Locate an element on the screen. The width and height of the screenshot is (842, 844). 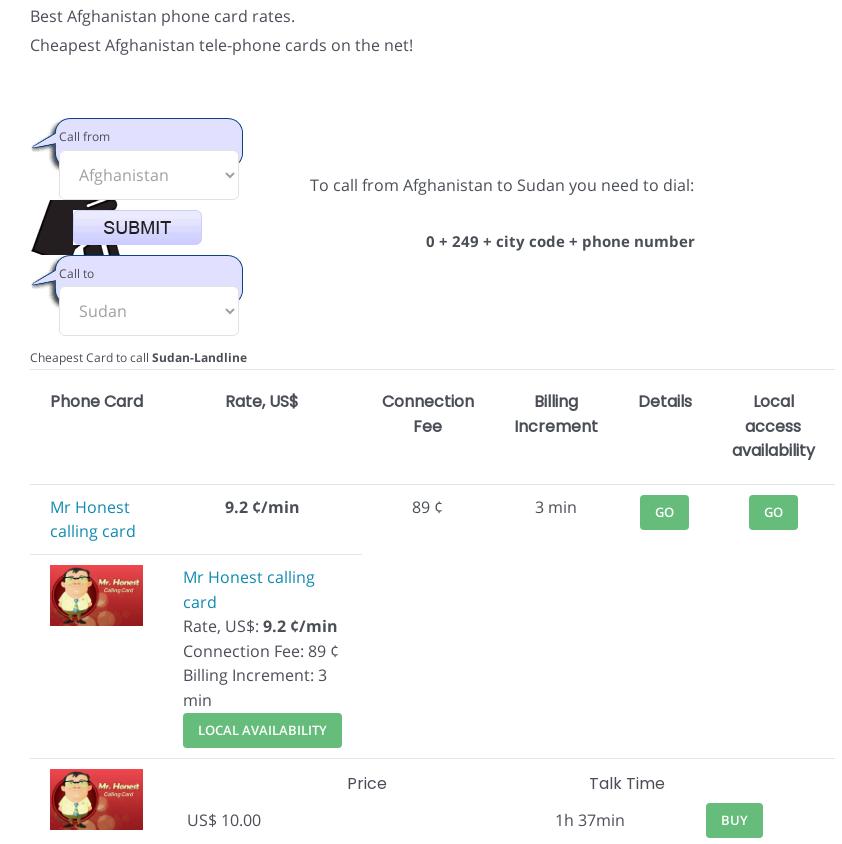
'Local access availability' is located at coordinates (772, 424).